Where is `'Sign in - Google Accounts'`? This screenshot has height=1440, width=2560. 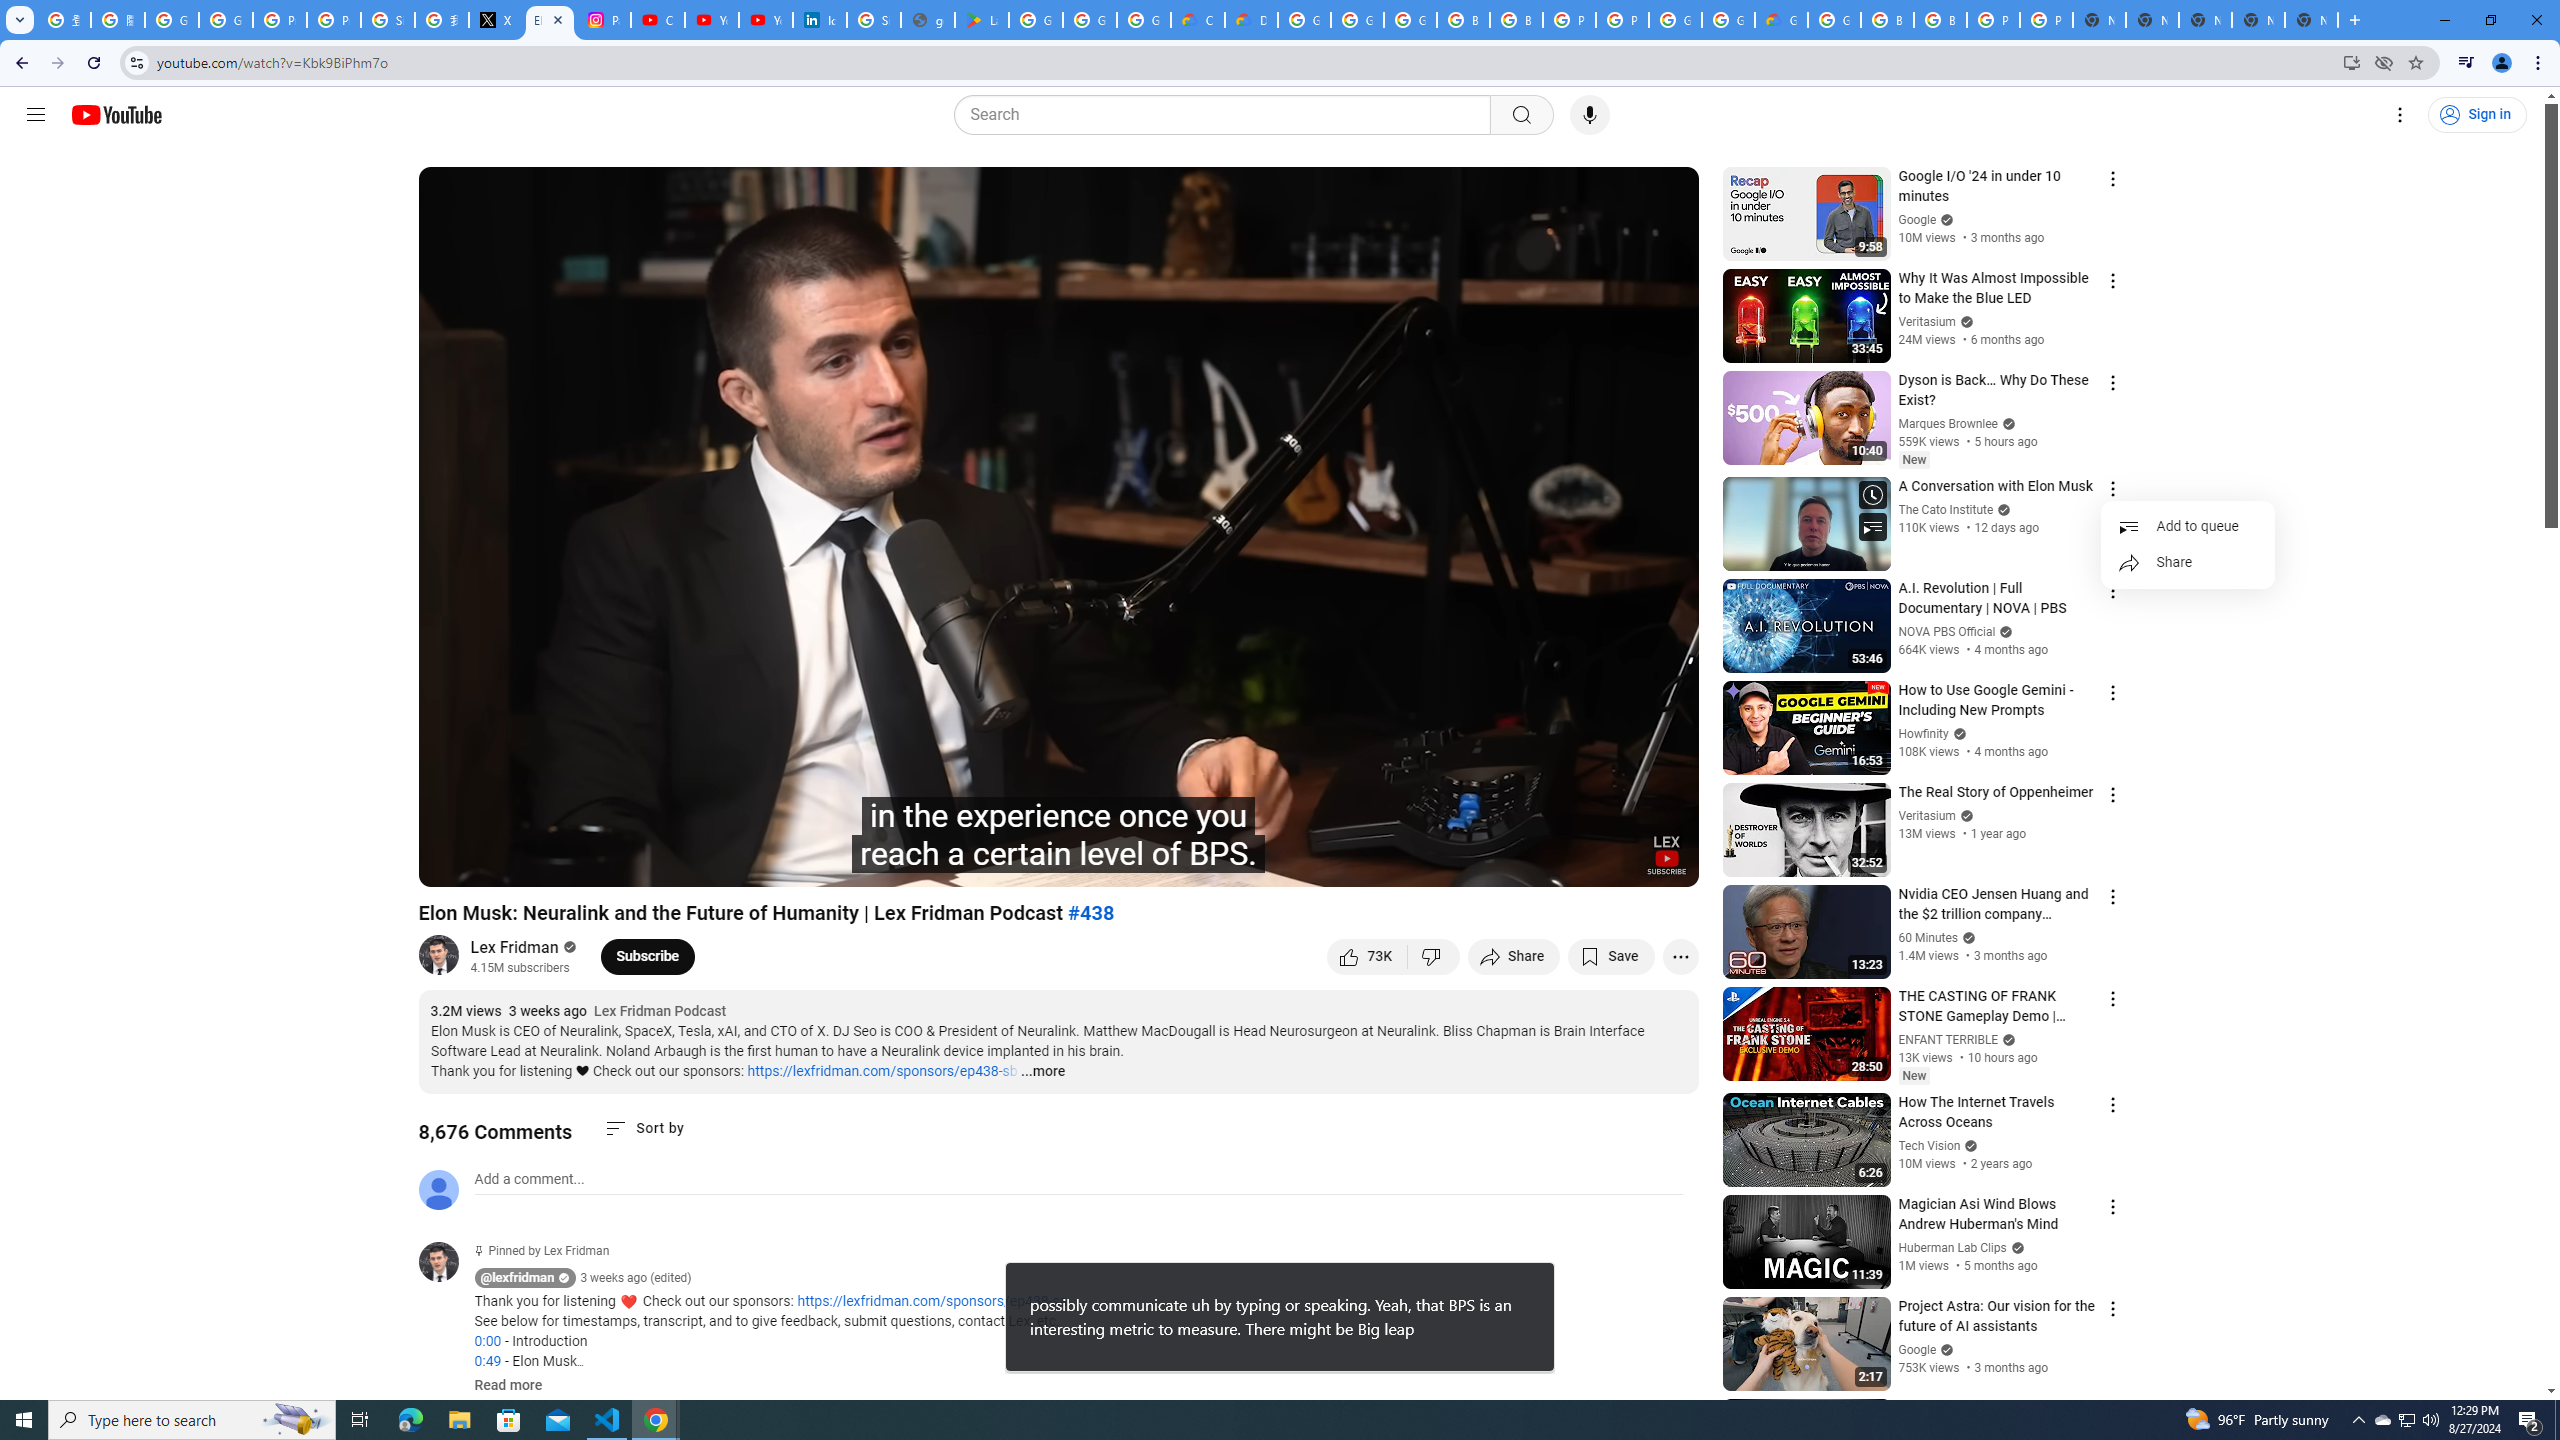 'Sign in - Google Accounts' is located at coordinates (388, 19).